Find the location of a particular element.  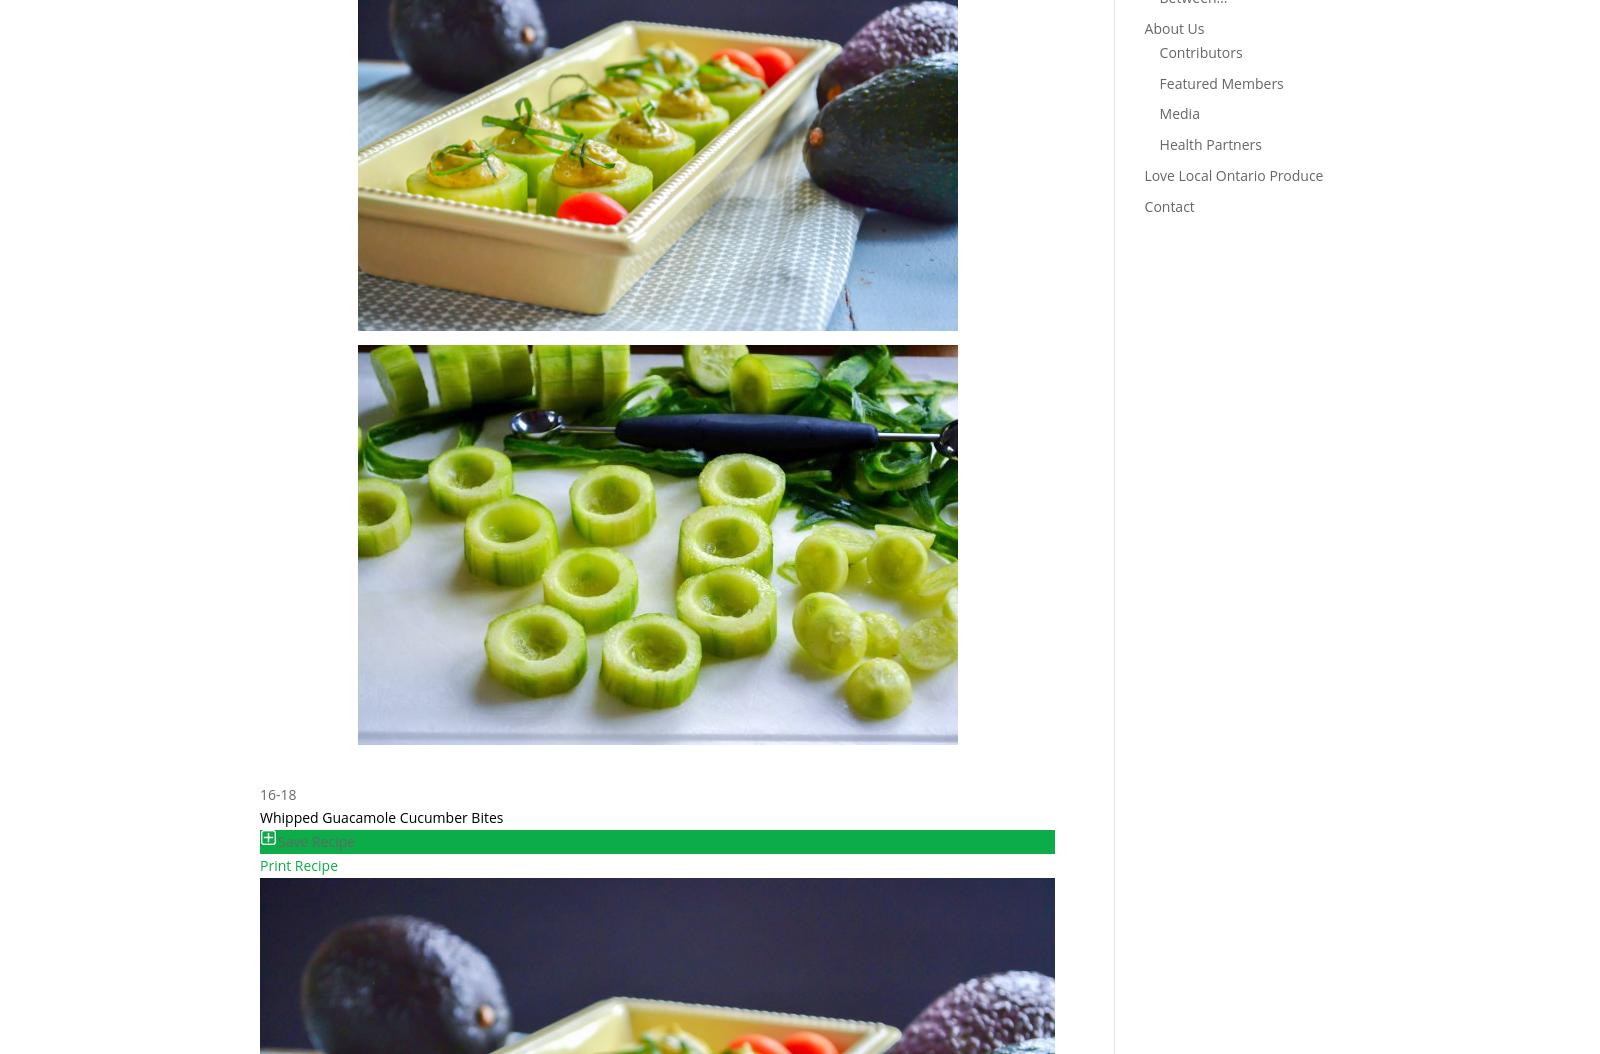

'Save Recipe' is located at coordinates (316, 840).